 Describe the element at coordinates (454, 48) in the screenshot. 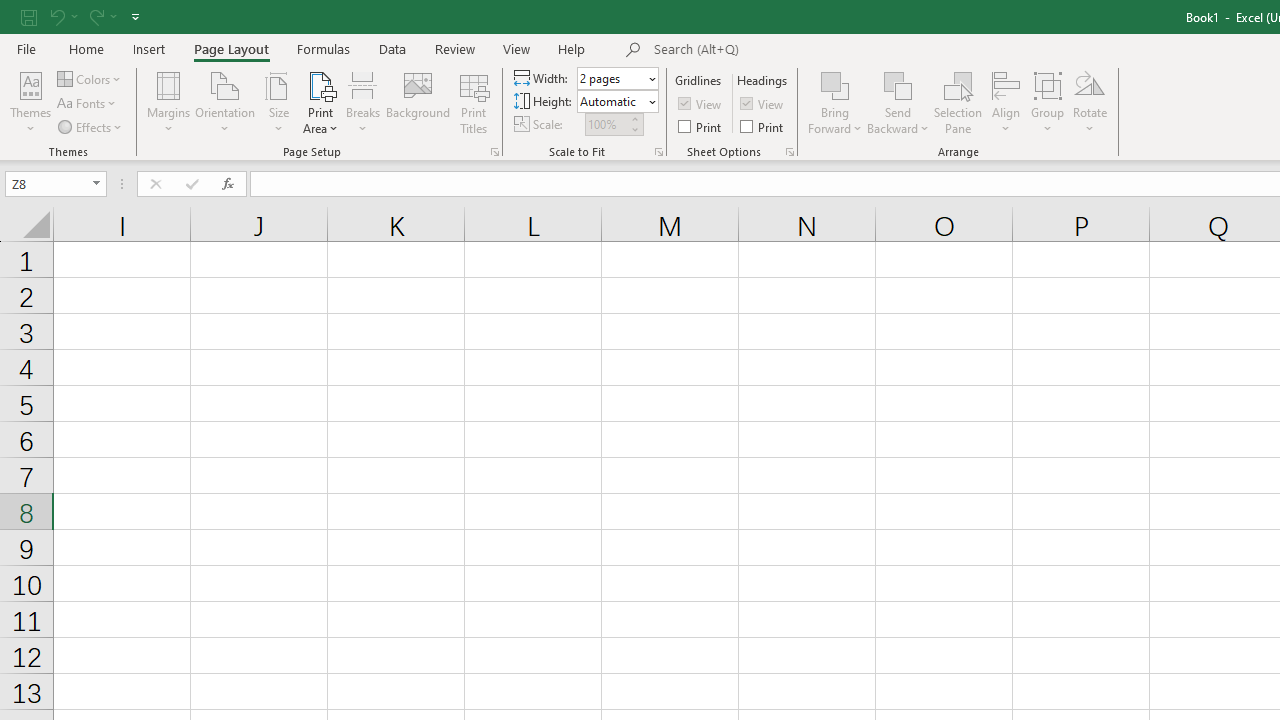

I see `'Review'` at that location.